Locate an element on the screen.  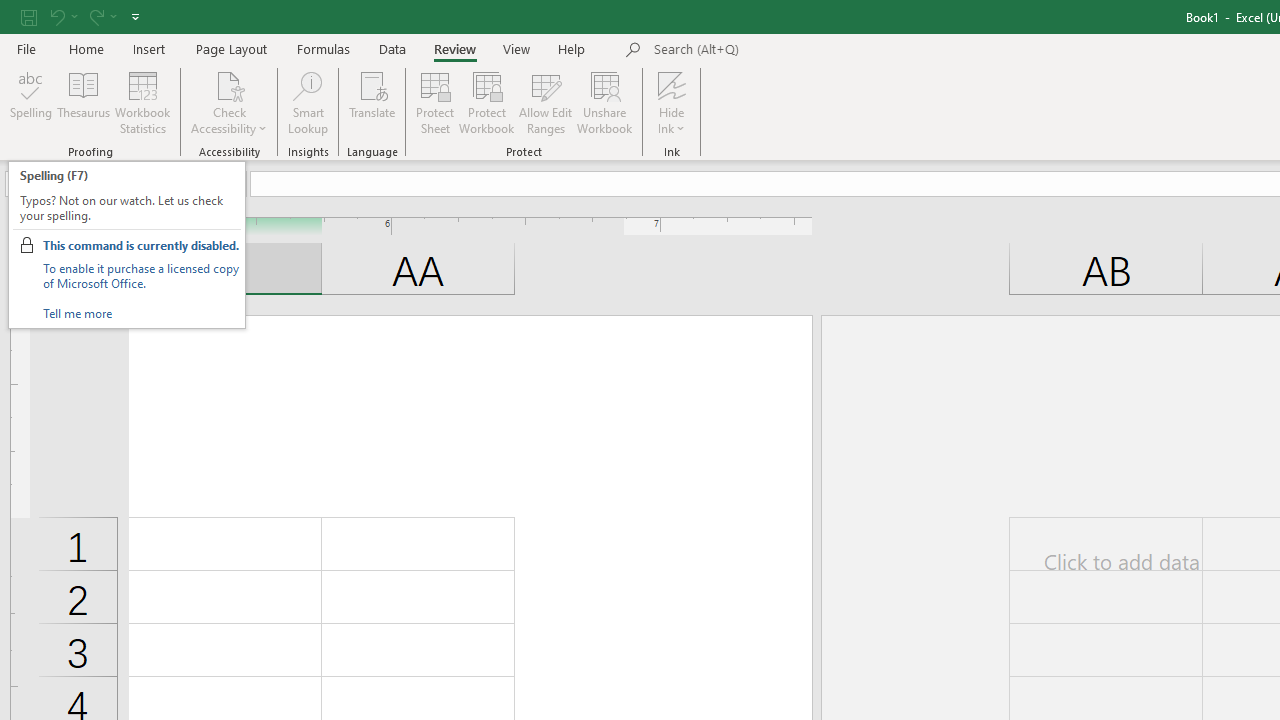
'This command is currently disabled.' is located at coordinates (139, 244).